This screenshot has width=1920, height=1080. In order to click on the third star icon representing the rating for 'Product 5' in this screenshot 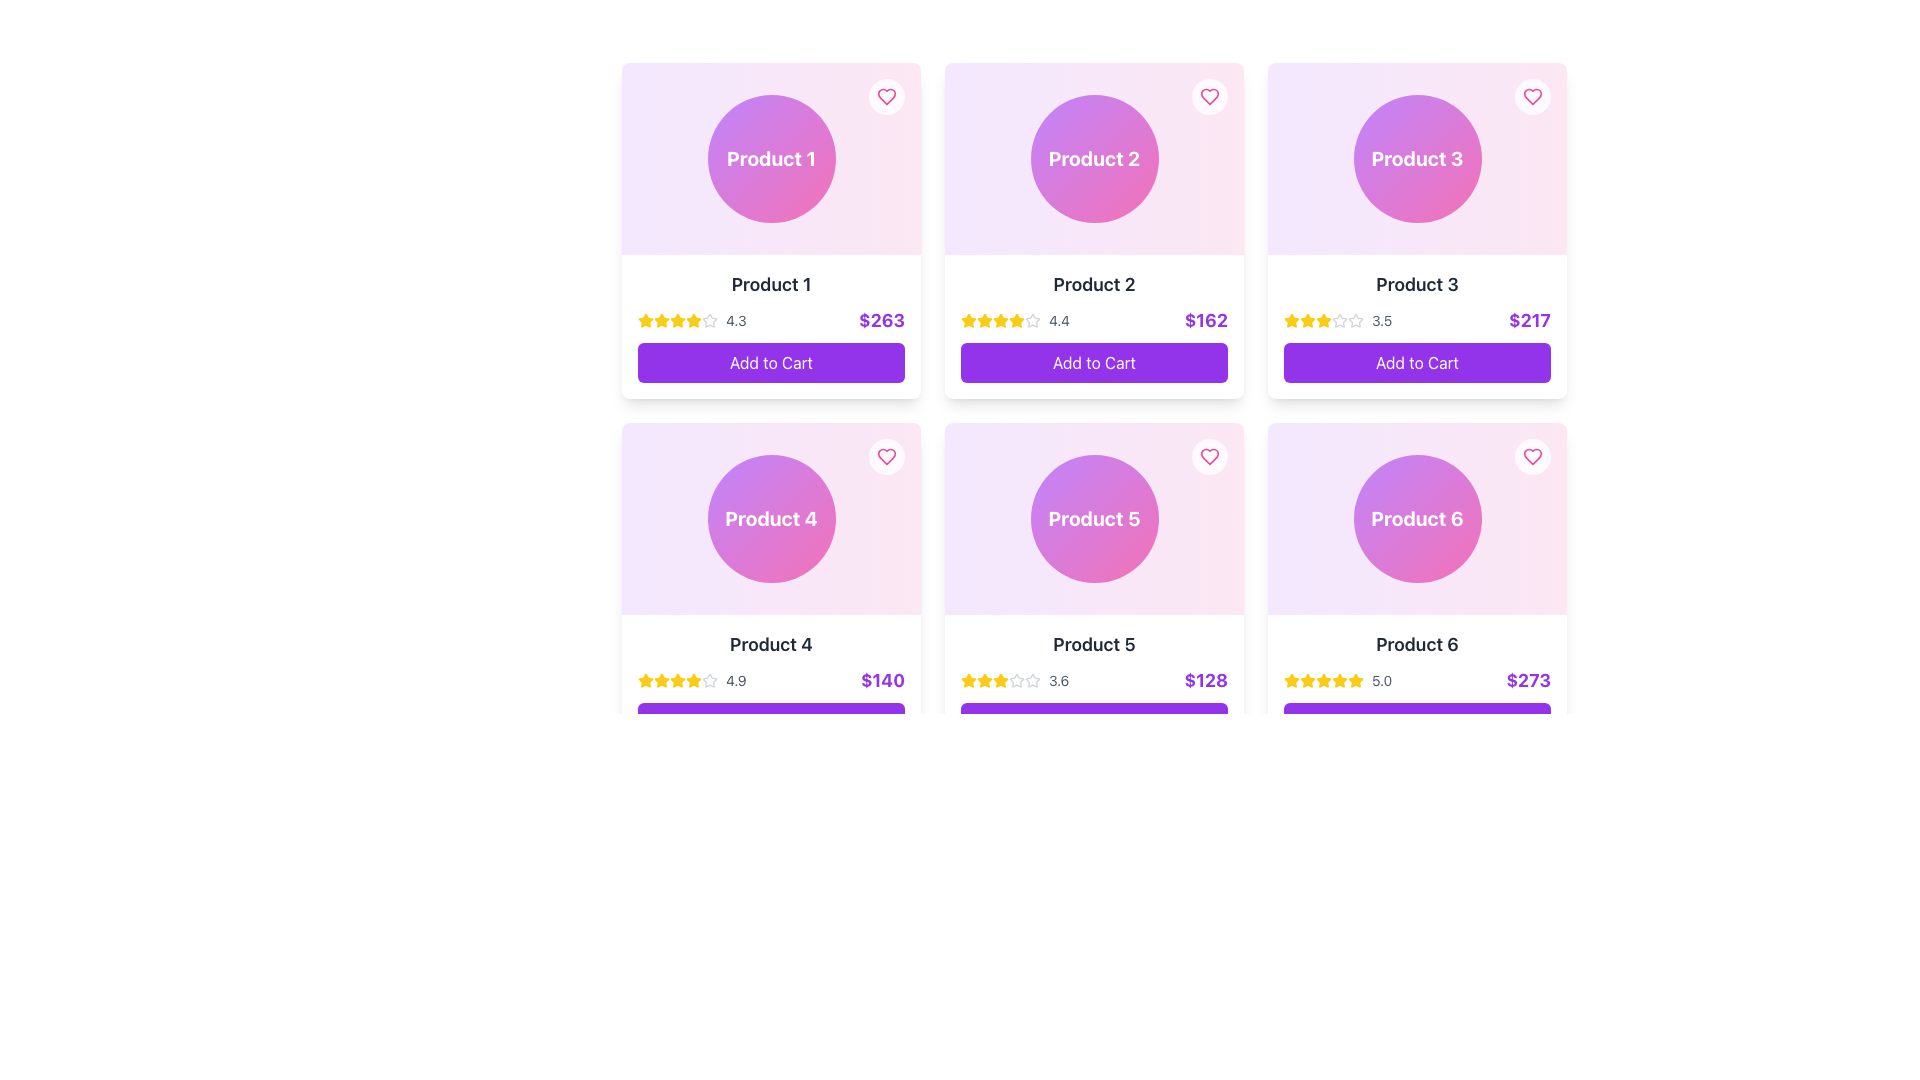, I will do `click(969, 679)`.